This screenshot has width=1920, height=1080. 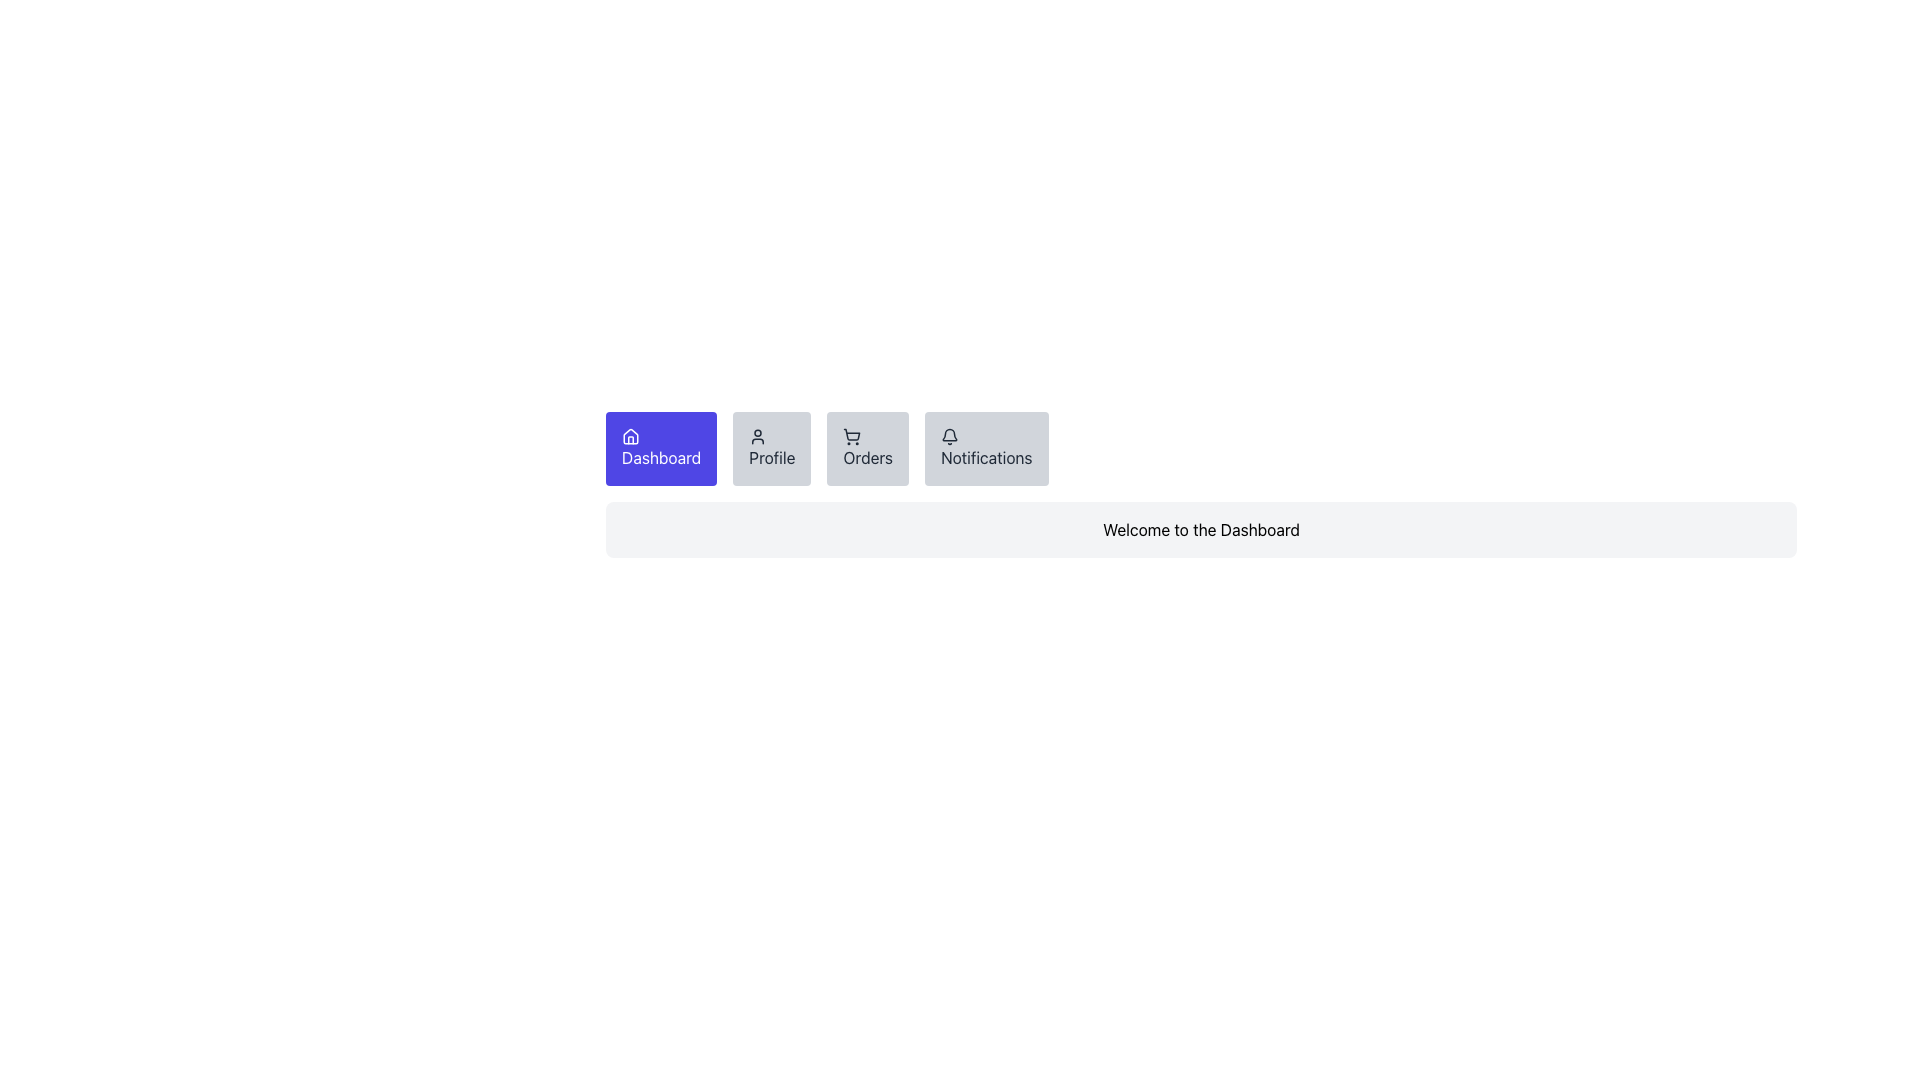 I want to click on the 'Orders' text in the navigation menu, which is styled in black on a light grey background and located to the right of a shopping cart icon, so click(x=868, y=458).